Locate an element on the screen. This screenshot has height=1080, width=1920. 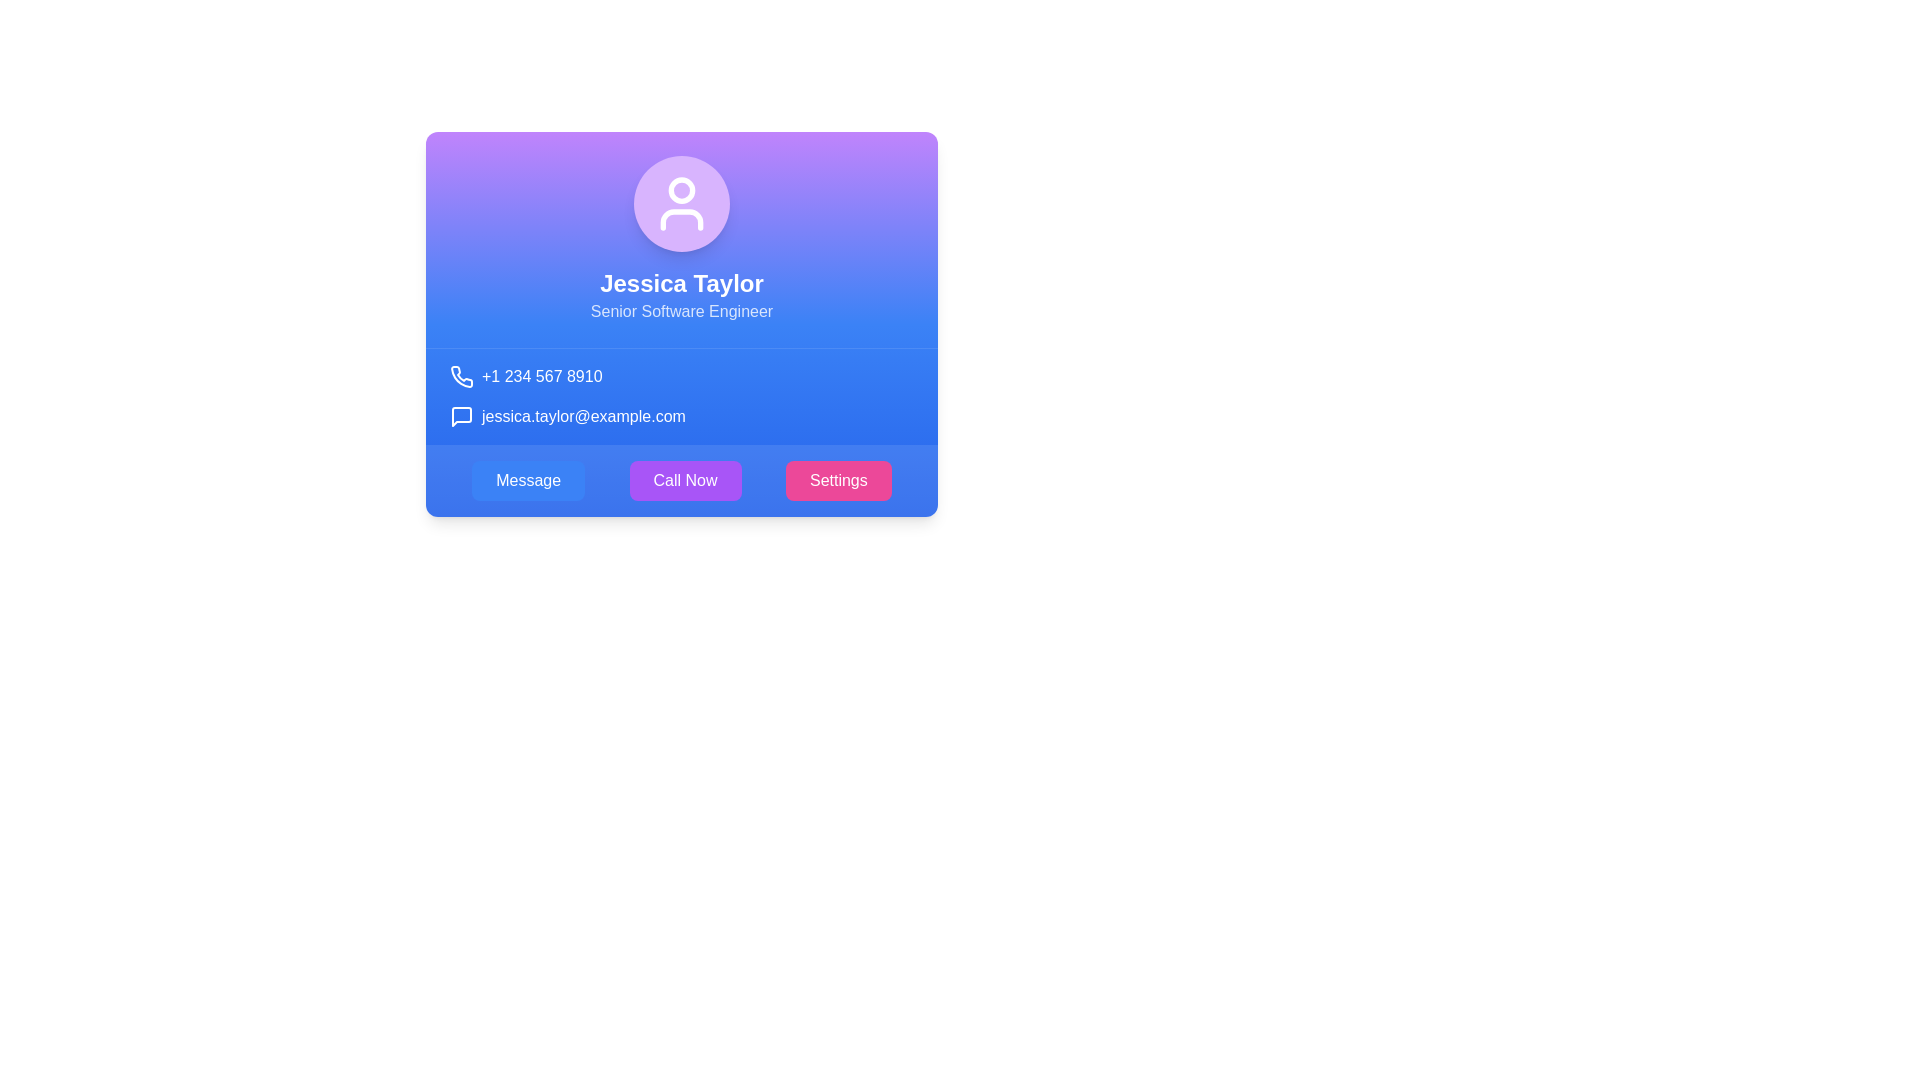
the settings button located at the bottom right of the card, which is the third button in a horizontal row following 'Message' and 'Call Now' is located at coordinates (838, 481).